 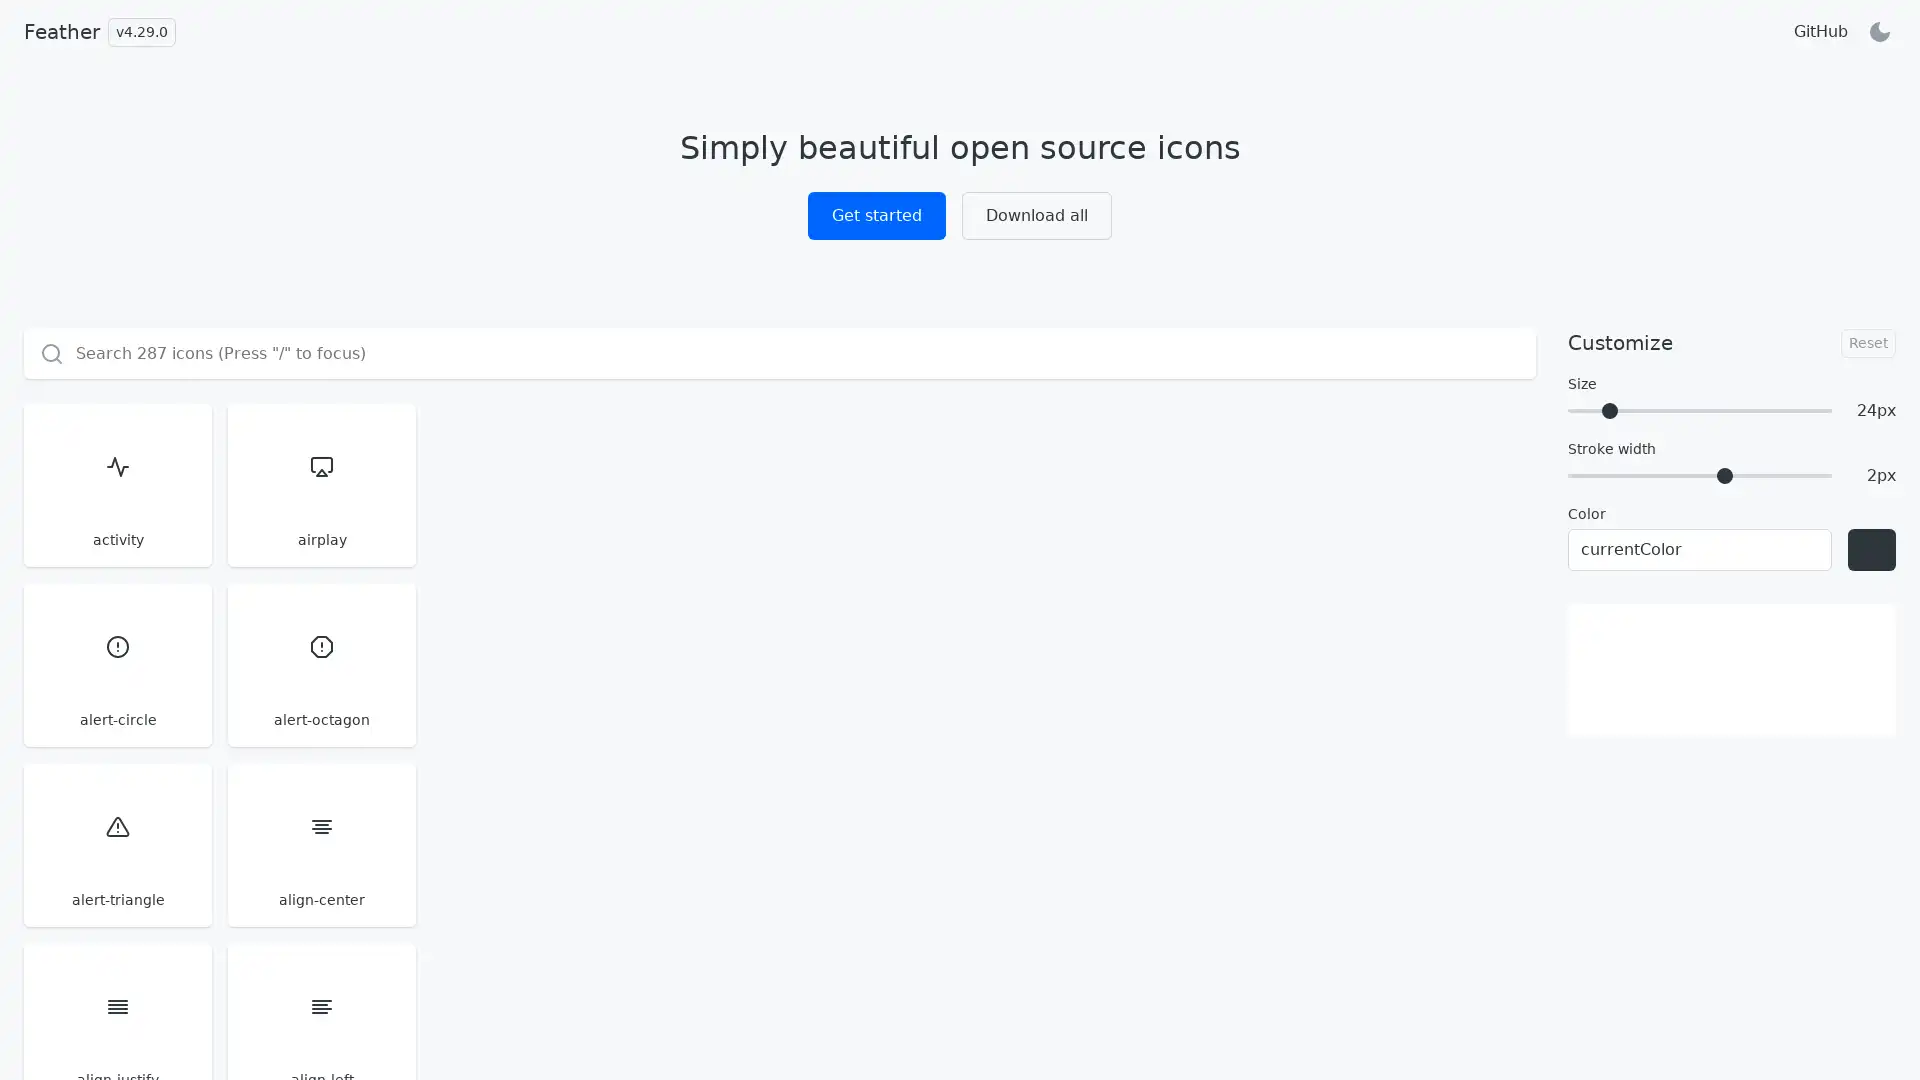 I want to click on arrow-down-right, so click(x=948, y=664).